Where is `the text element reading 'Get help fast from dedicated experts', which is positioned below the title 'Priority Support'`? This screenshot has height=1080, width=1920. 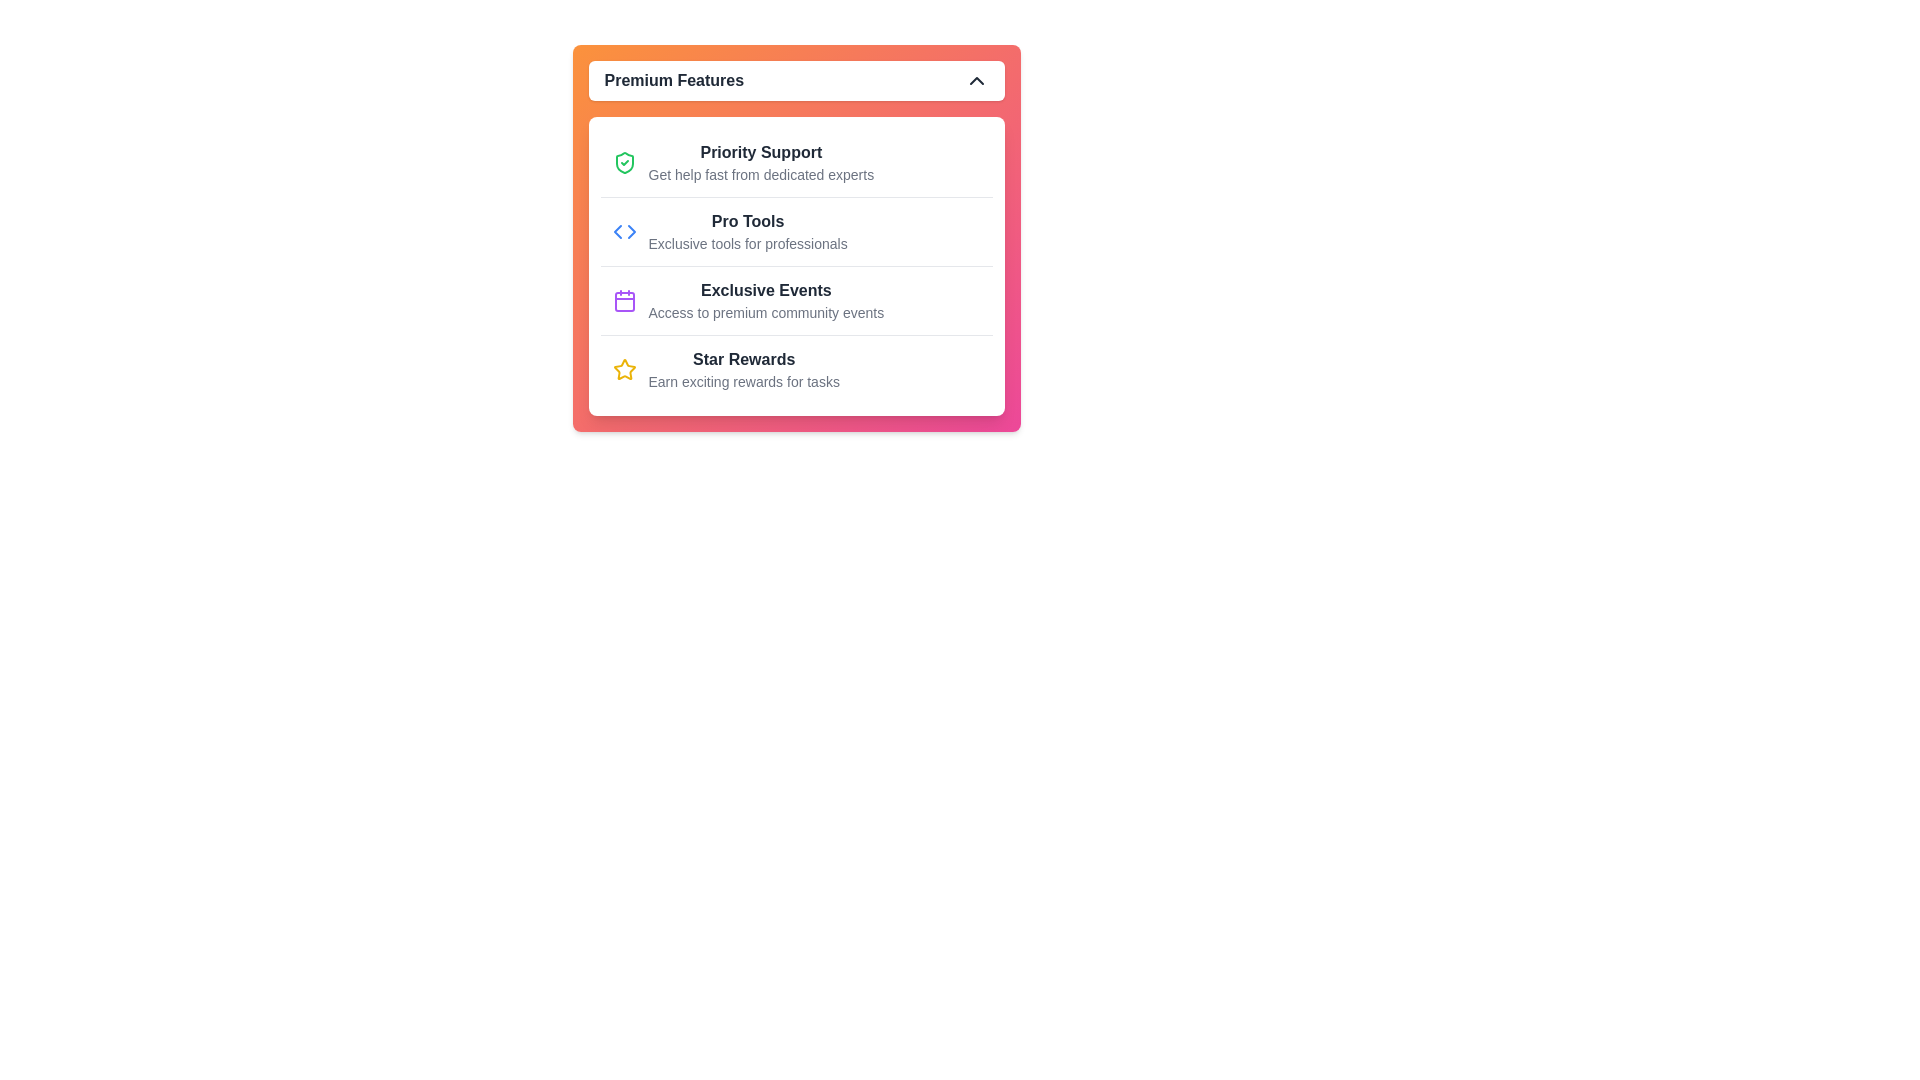 the text element reading 'Get help fast from dedicated experts', which is positioned below the title 'Priority Support' is located at coordinates (760, 173).